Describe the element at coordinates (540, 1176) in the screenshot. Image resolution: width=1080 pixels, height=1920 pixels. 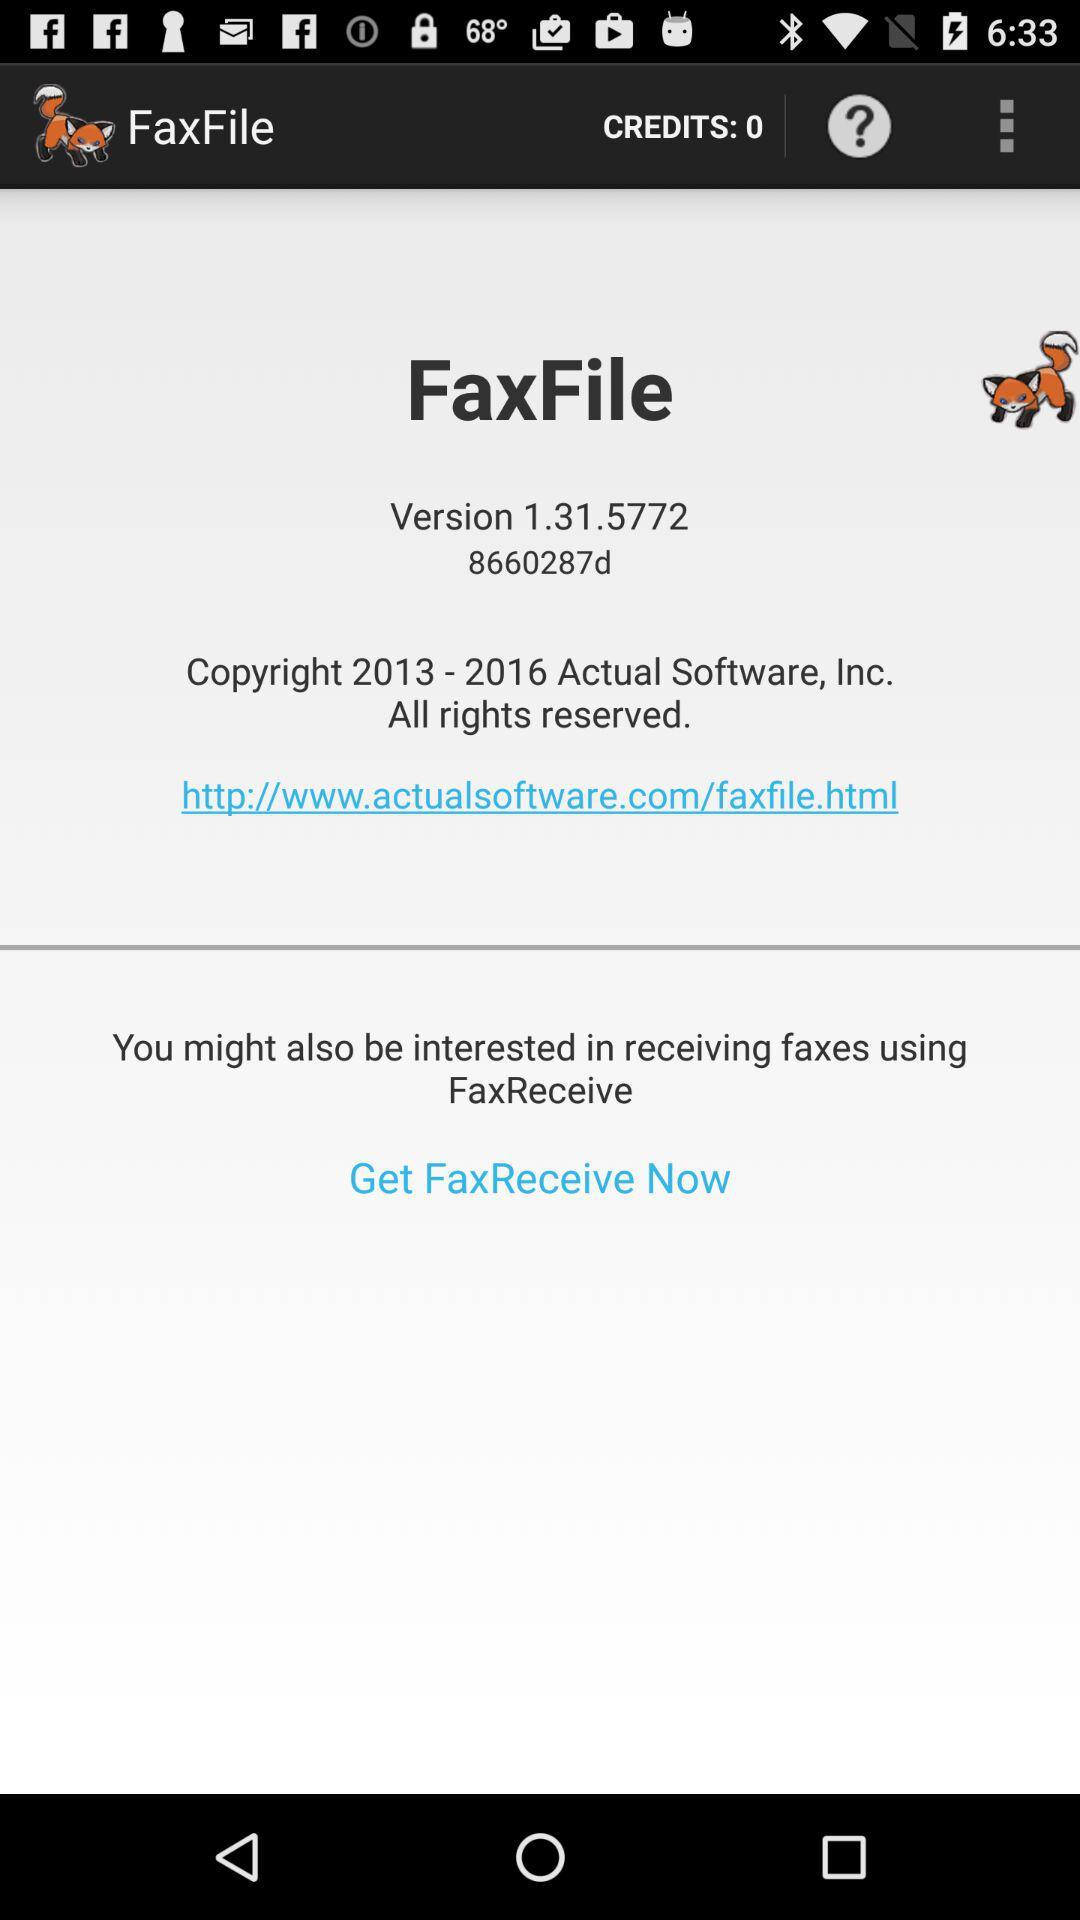
I see `the item below the you might also app` at that location.